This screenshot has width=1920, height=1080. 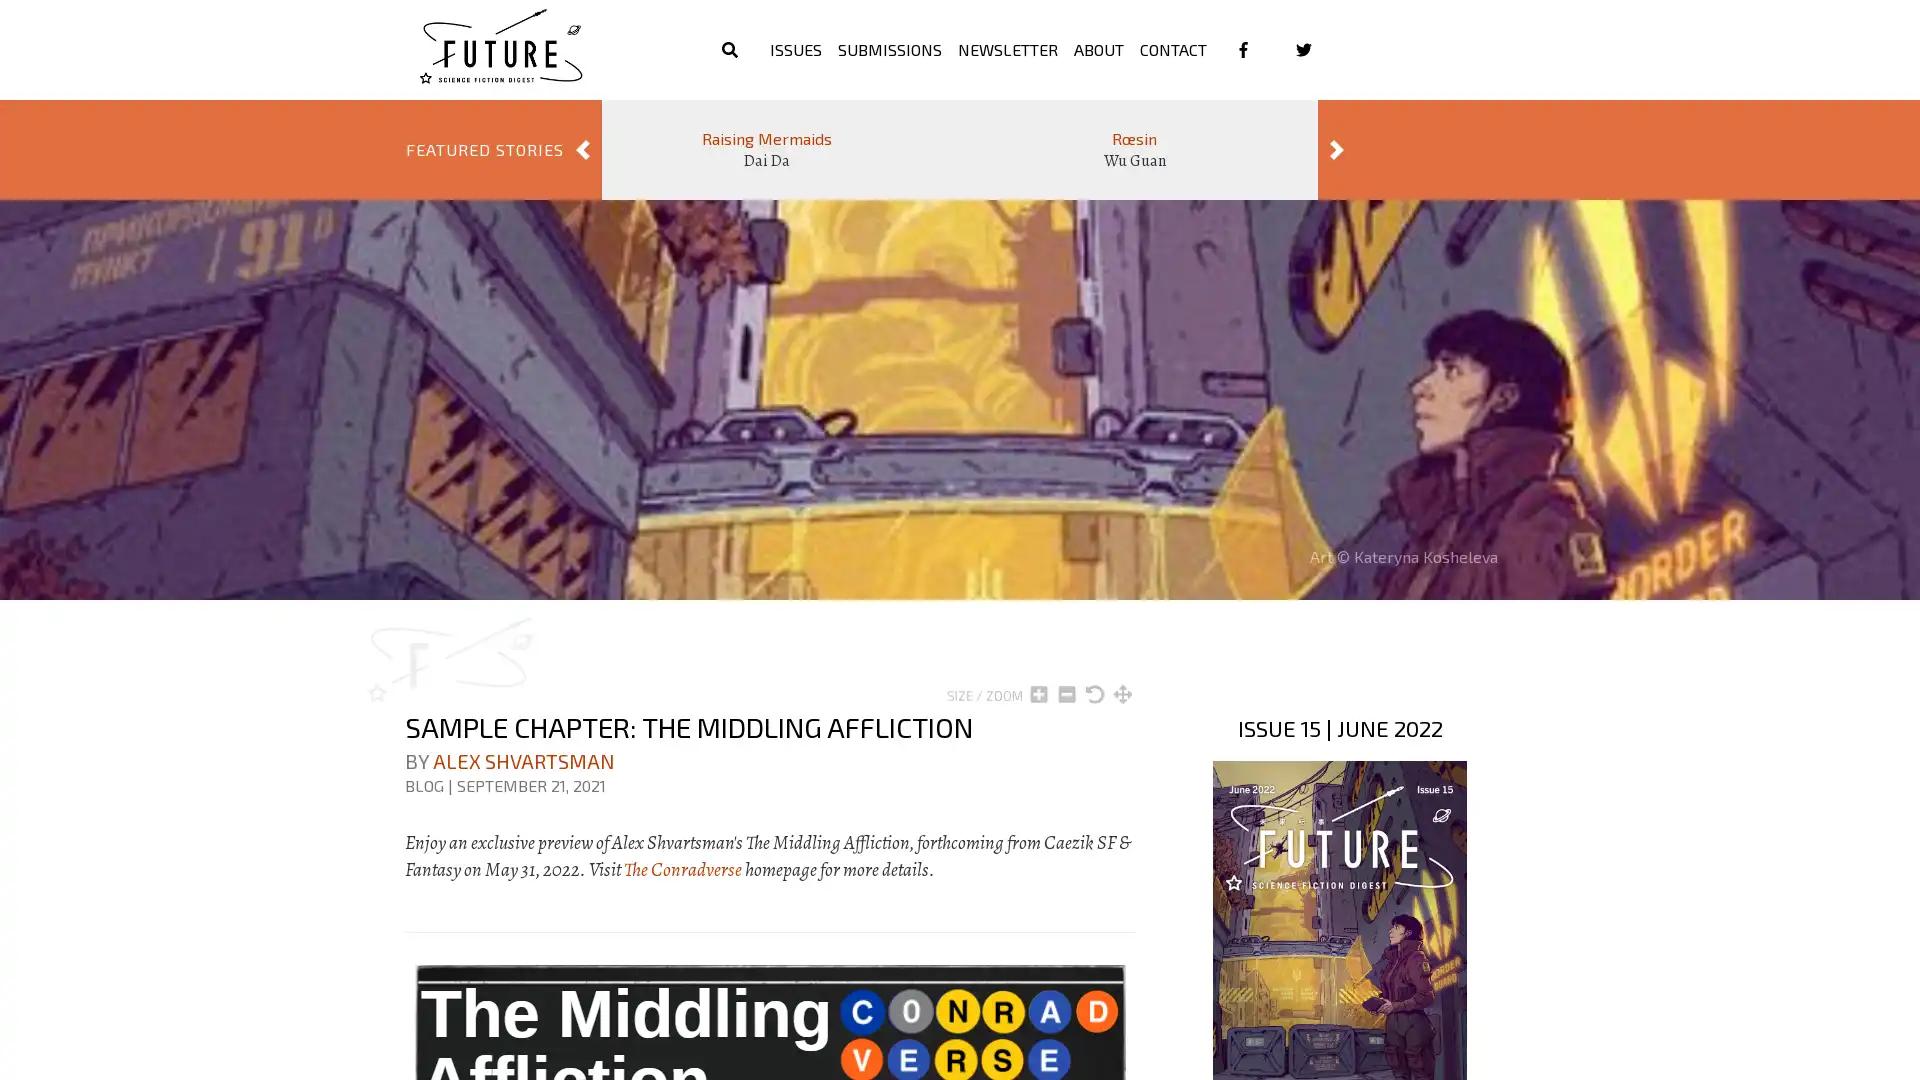 I want to click on Next, so click(x=1337, y=149).